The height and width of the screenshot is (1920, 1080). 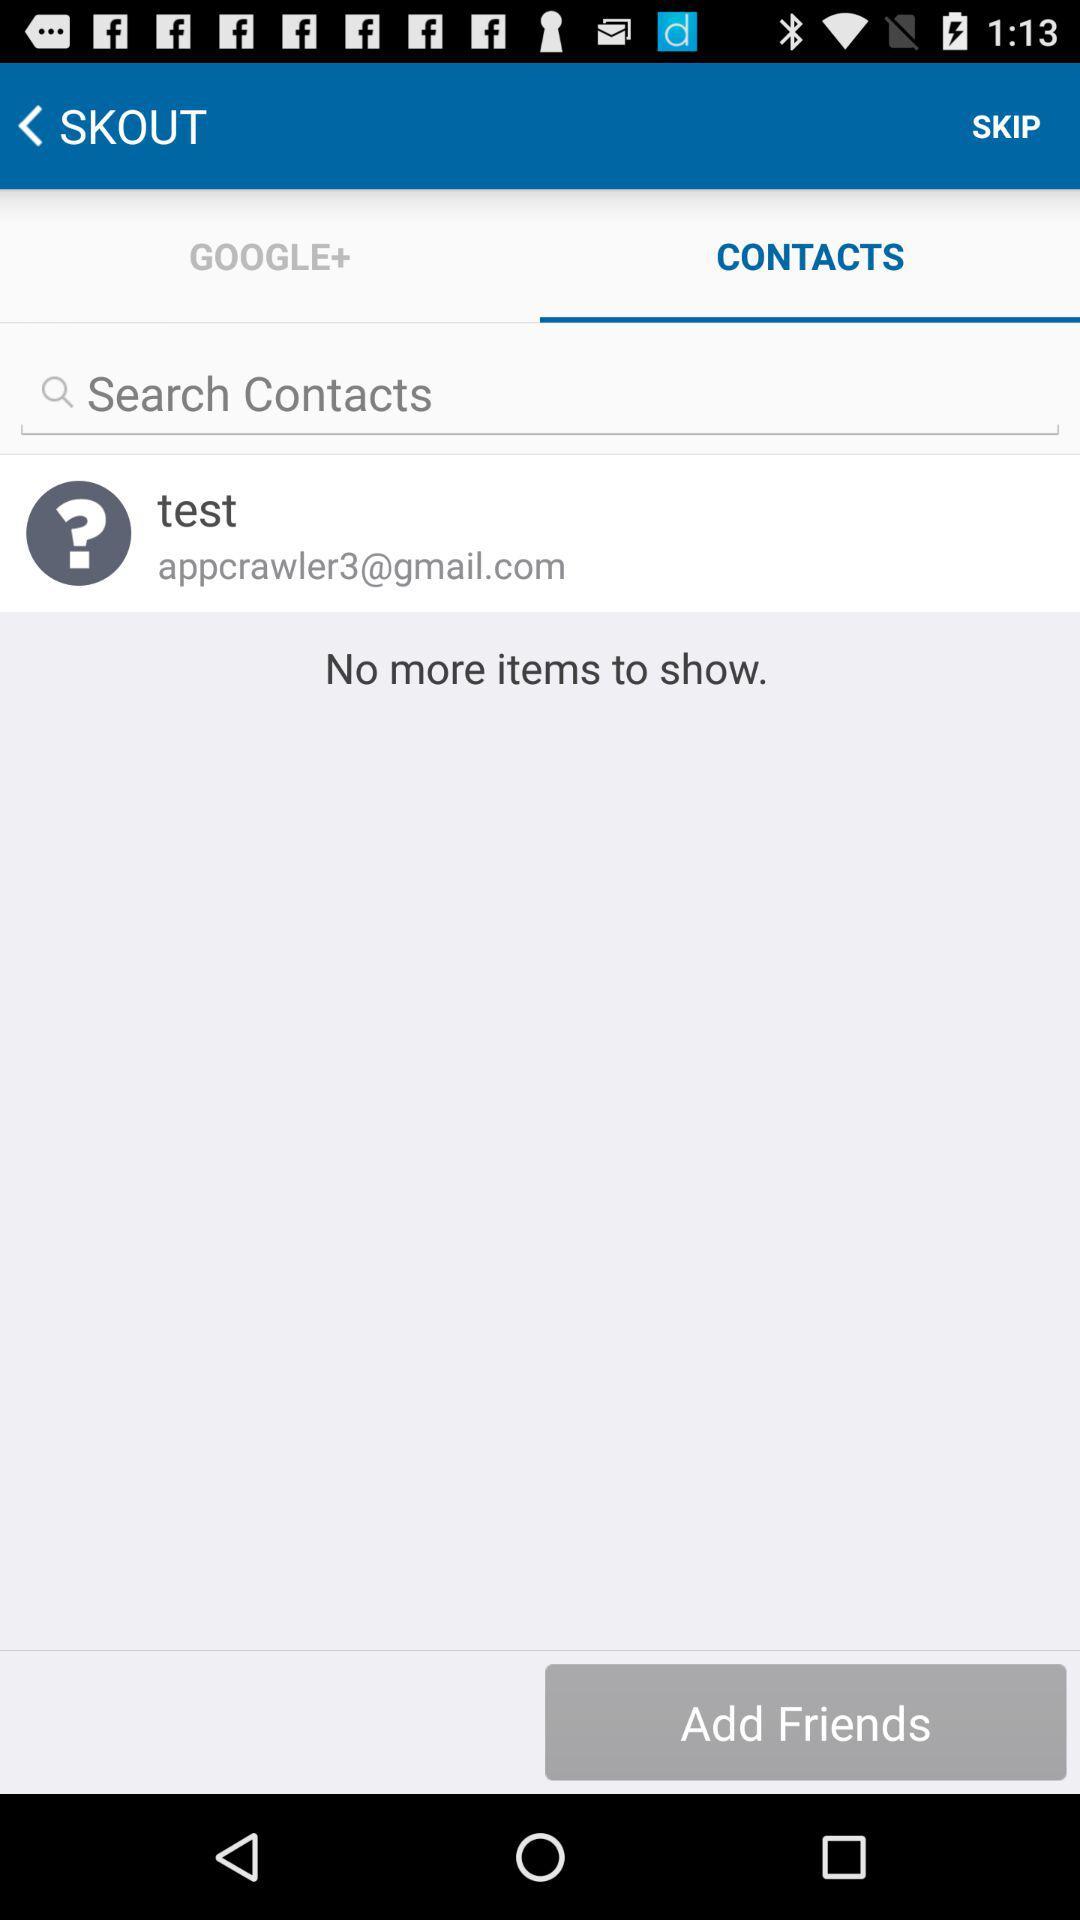 What do you see at coordinates (591, 508) in the screenshot?
I see `test` at bounding box center [591, 508].